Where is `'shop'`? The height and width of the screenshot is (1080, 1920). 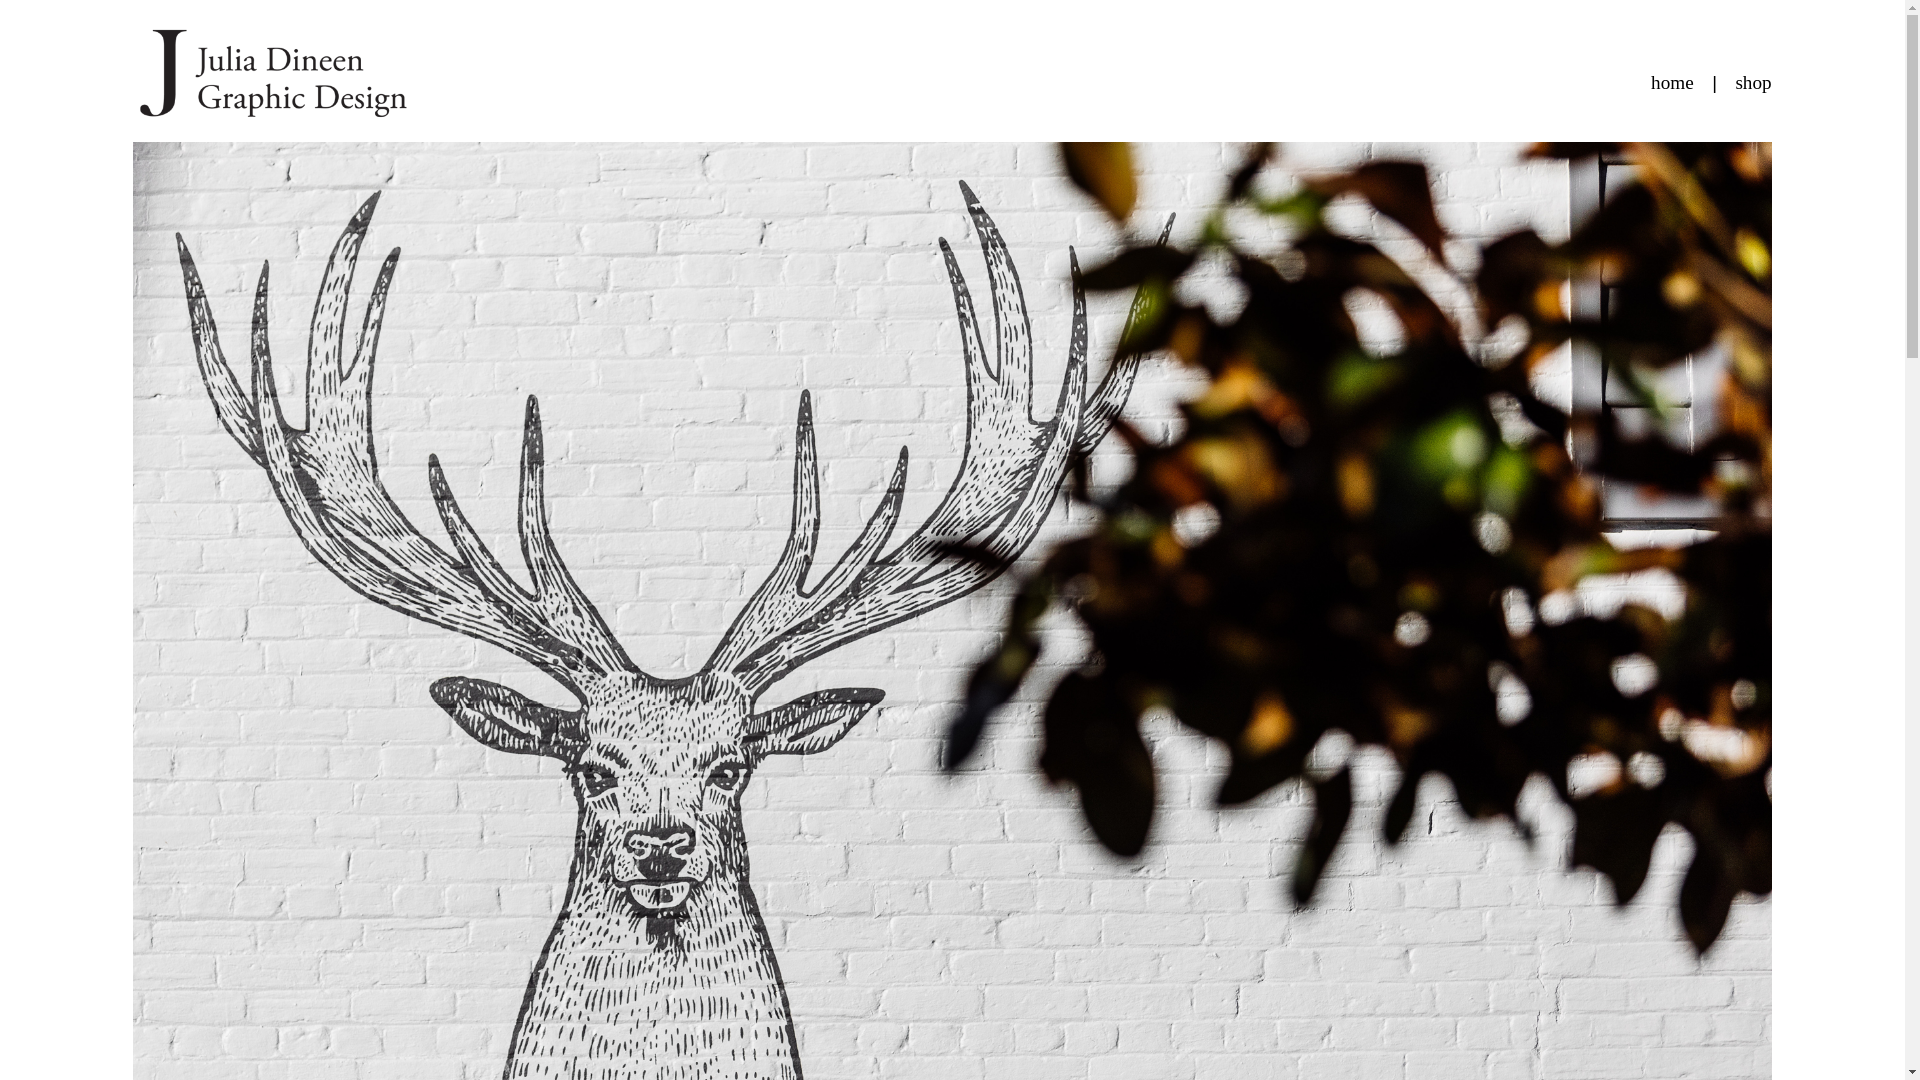 'shop' is located at coordinates (1733, 81).